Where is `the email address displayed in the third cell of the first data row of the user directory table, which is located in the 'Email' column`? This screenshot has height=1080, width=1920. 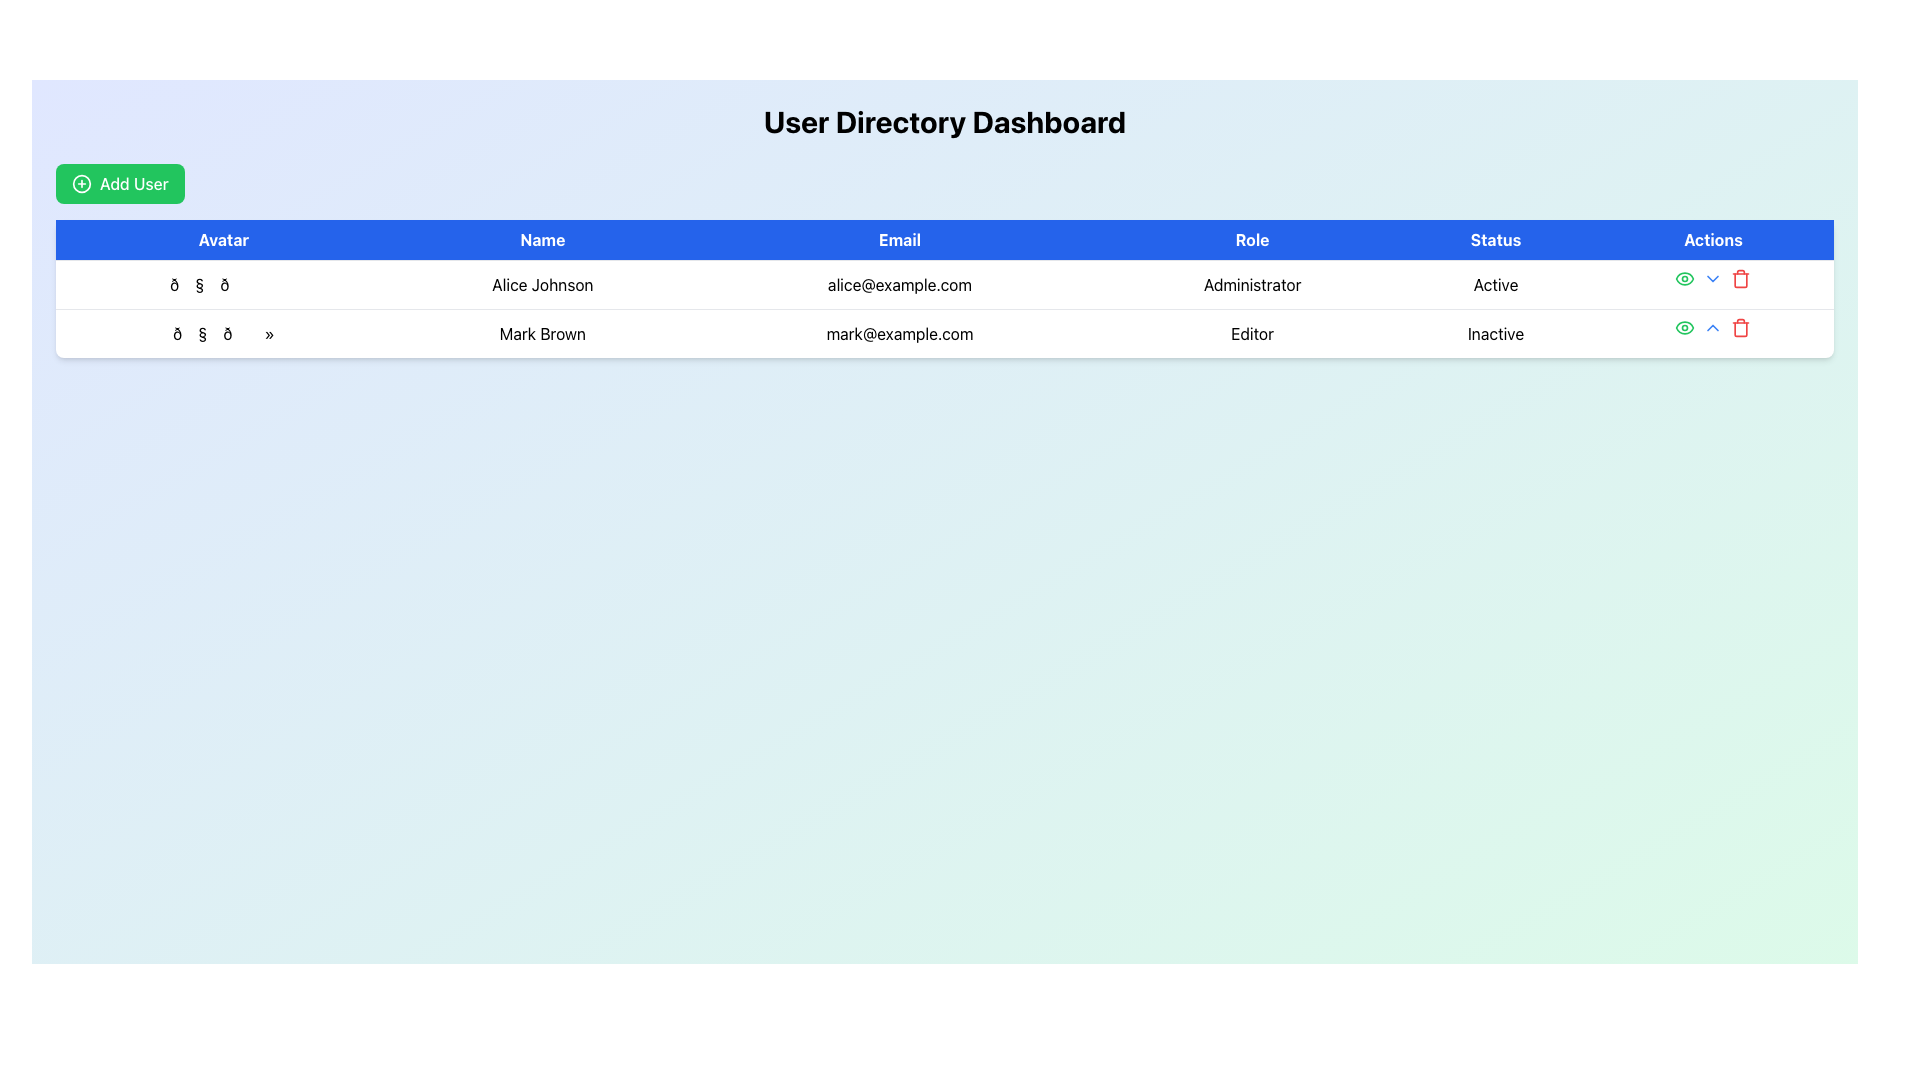 the email address displayed in the third cell of the first data row of the user directory table, which is located in the 'Email' column is located at coordinates (899, 285).